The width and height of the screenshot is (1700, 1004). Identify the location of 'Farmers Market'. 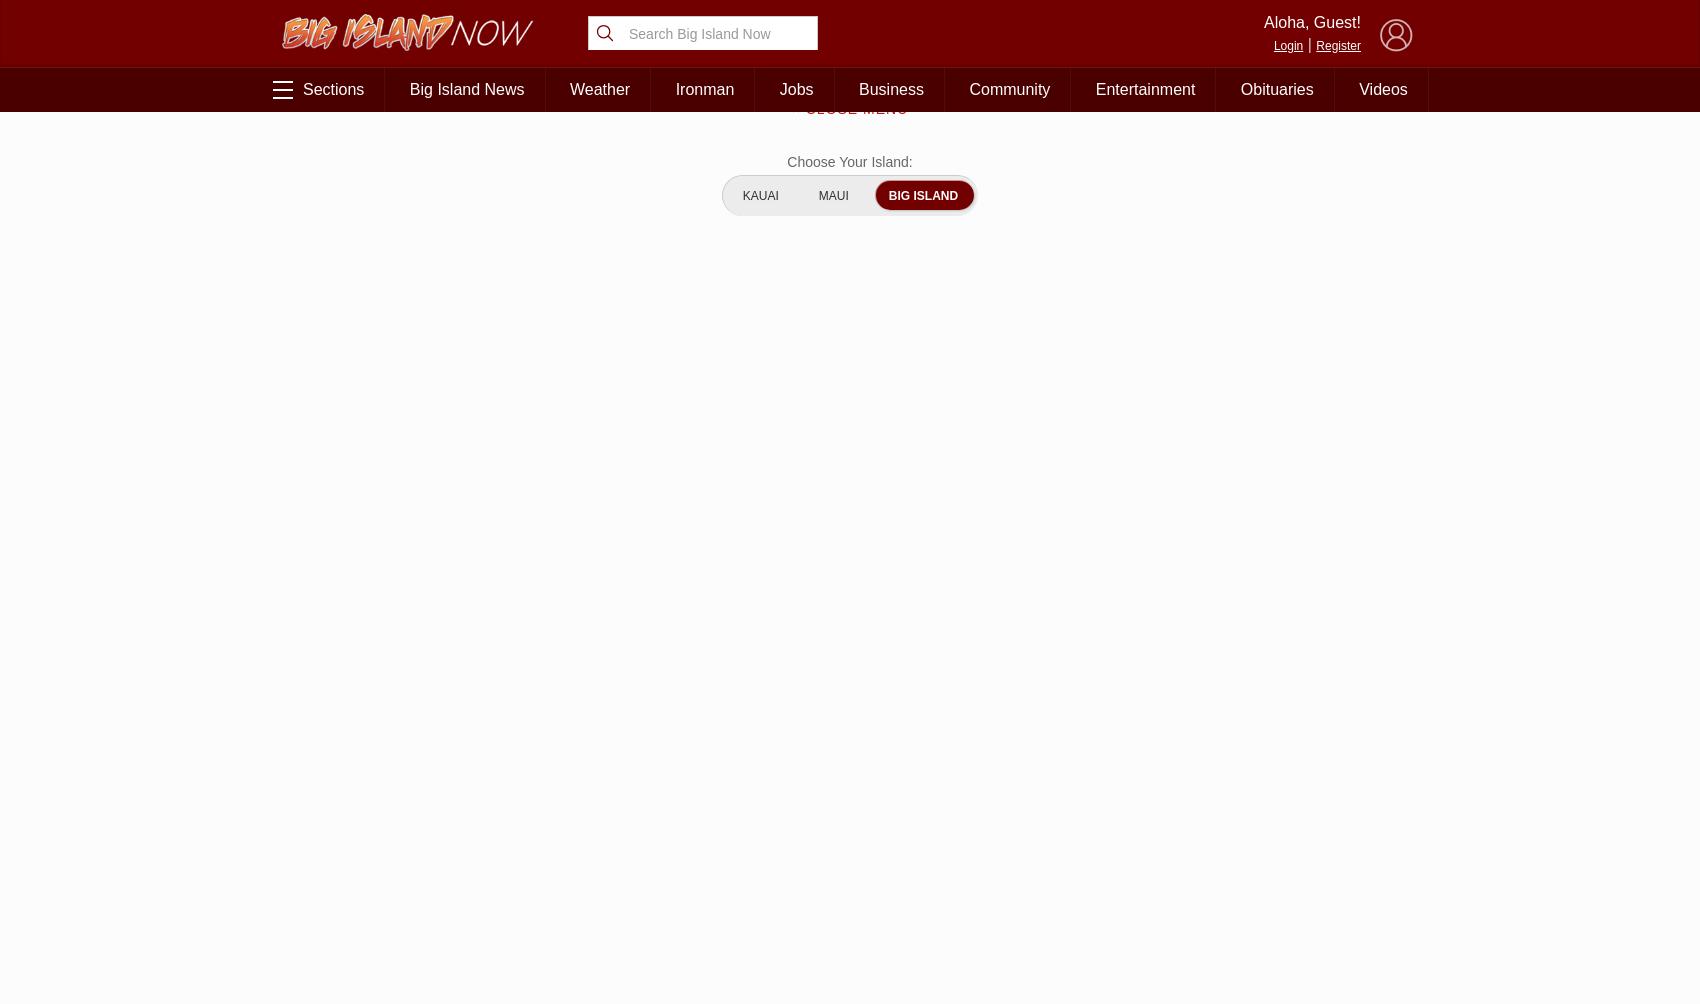
(1324, 817).